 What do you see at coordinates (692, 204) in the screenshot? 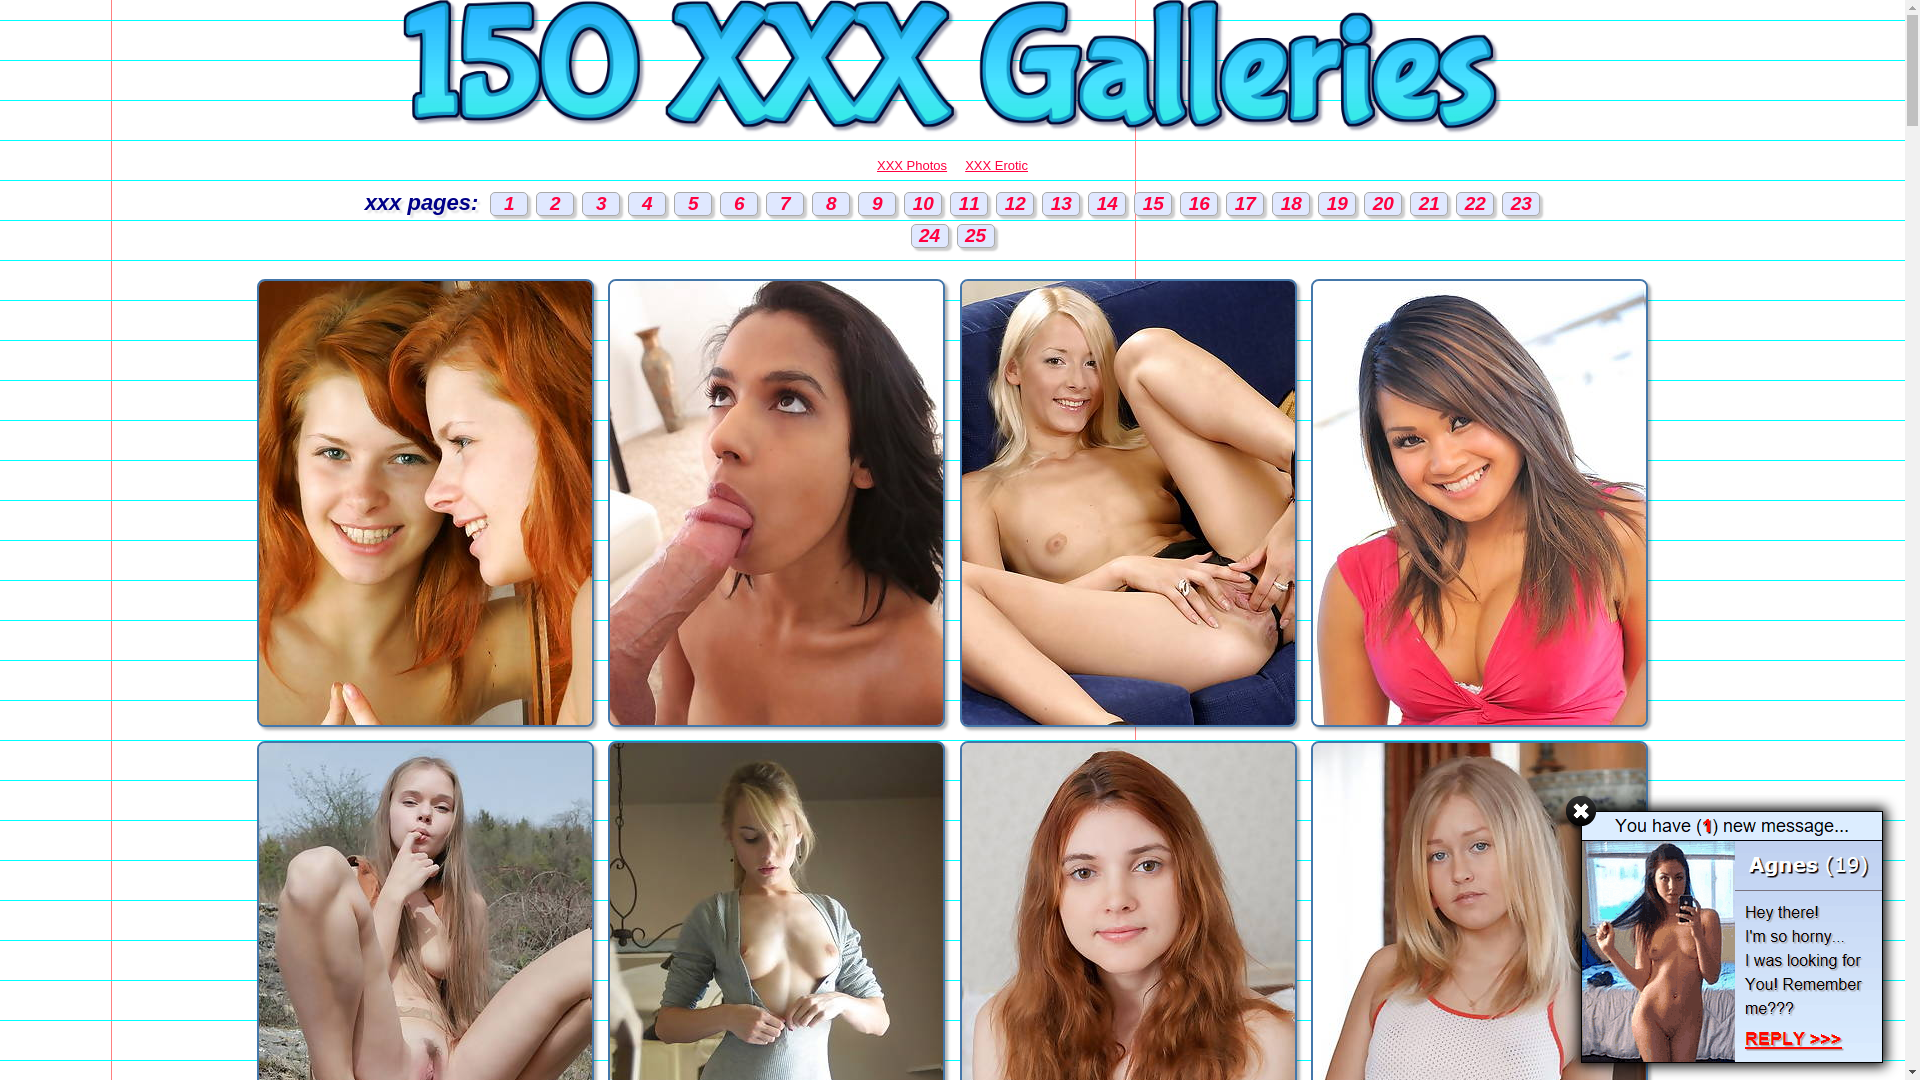
I see `'5'` at bounding box center [692, 204].